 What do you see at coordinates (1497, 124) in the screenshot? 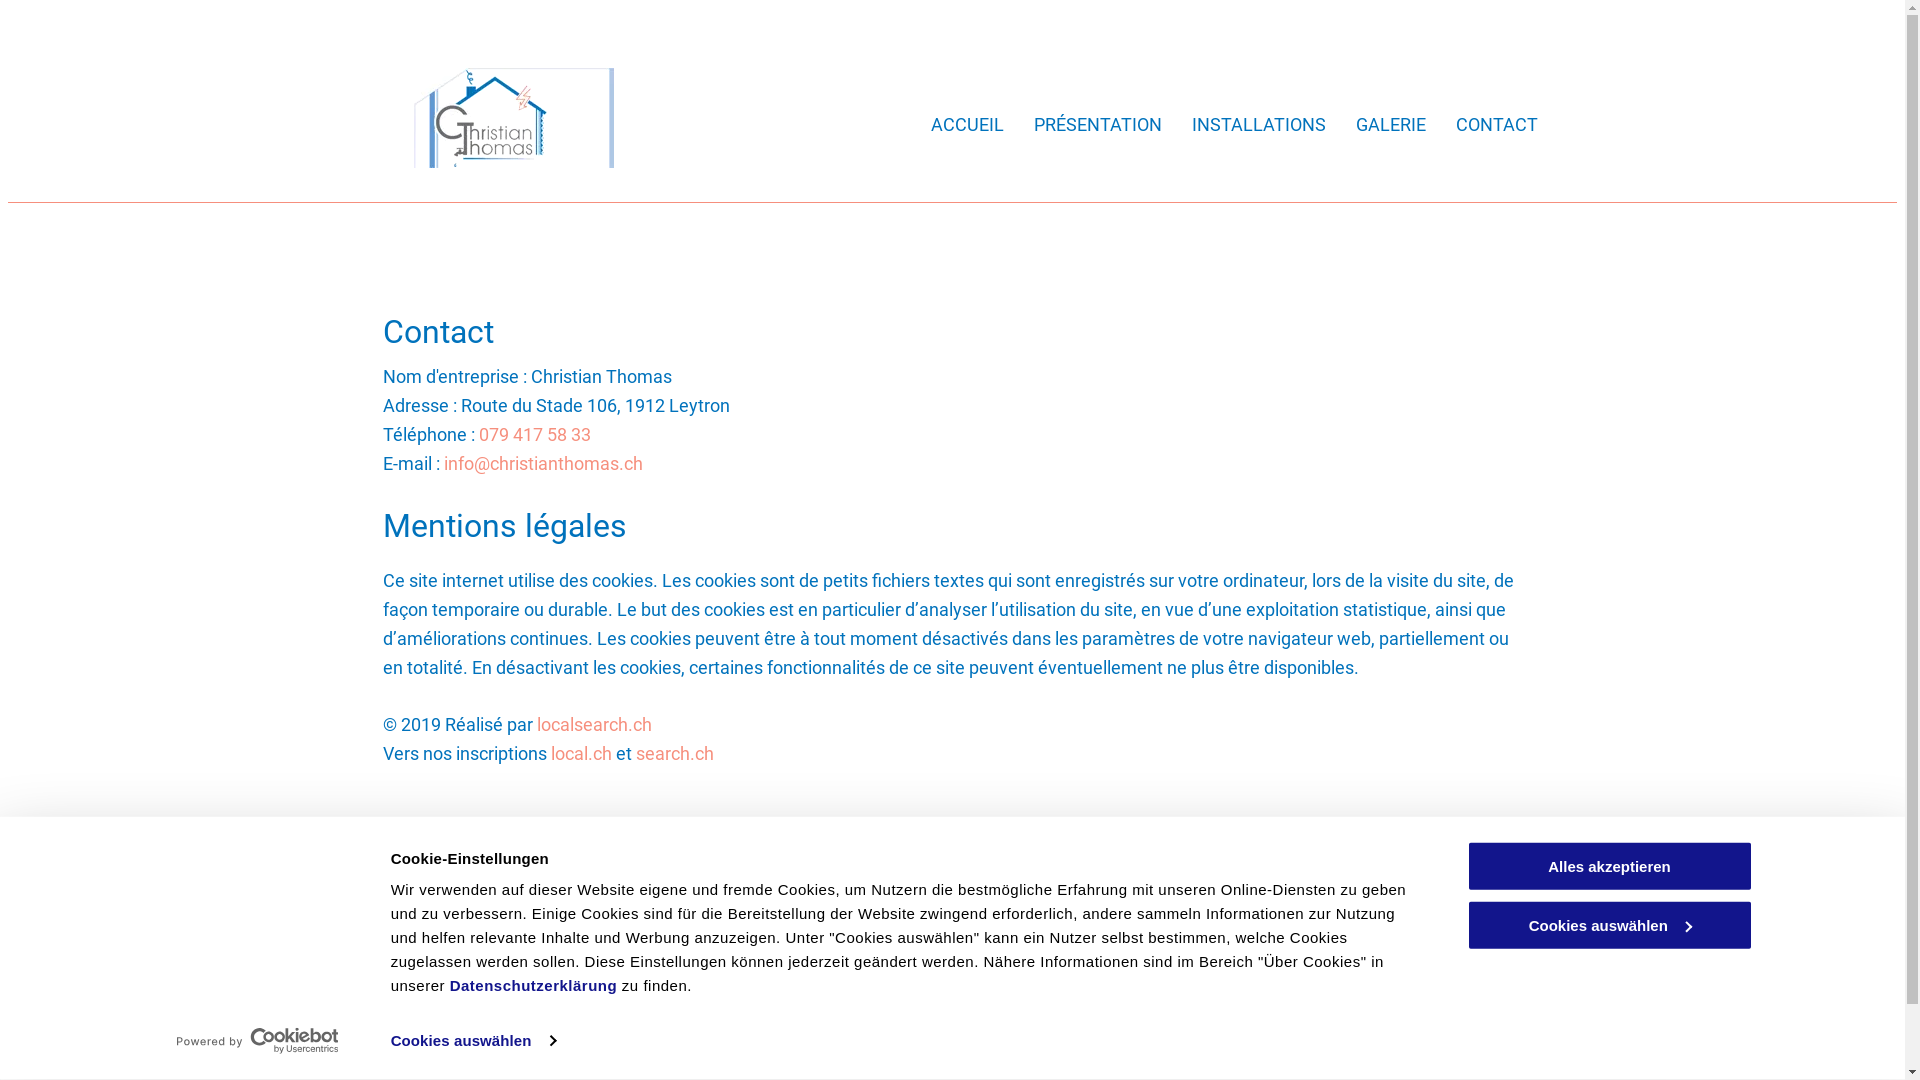
I see `'CONTACT'` at bounding box center [1497, 124].